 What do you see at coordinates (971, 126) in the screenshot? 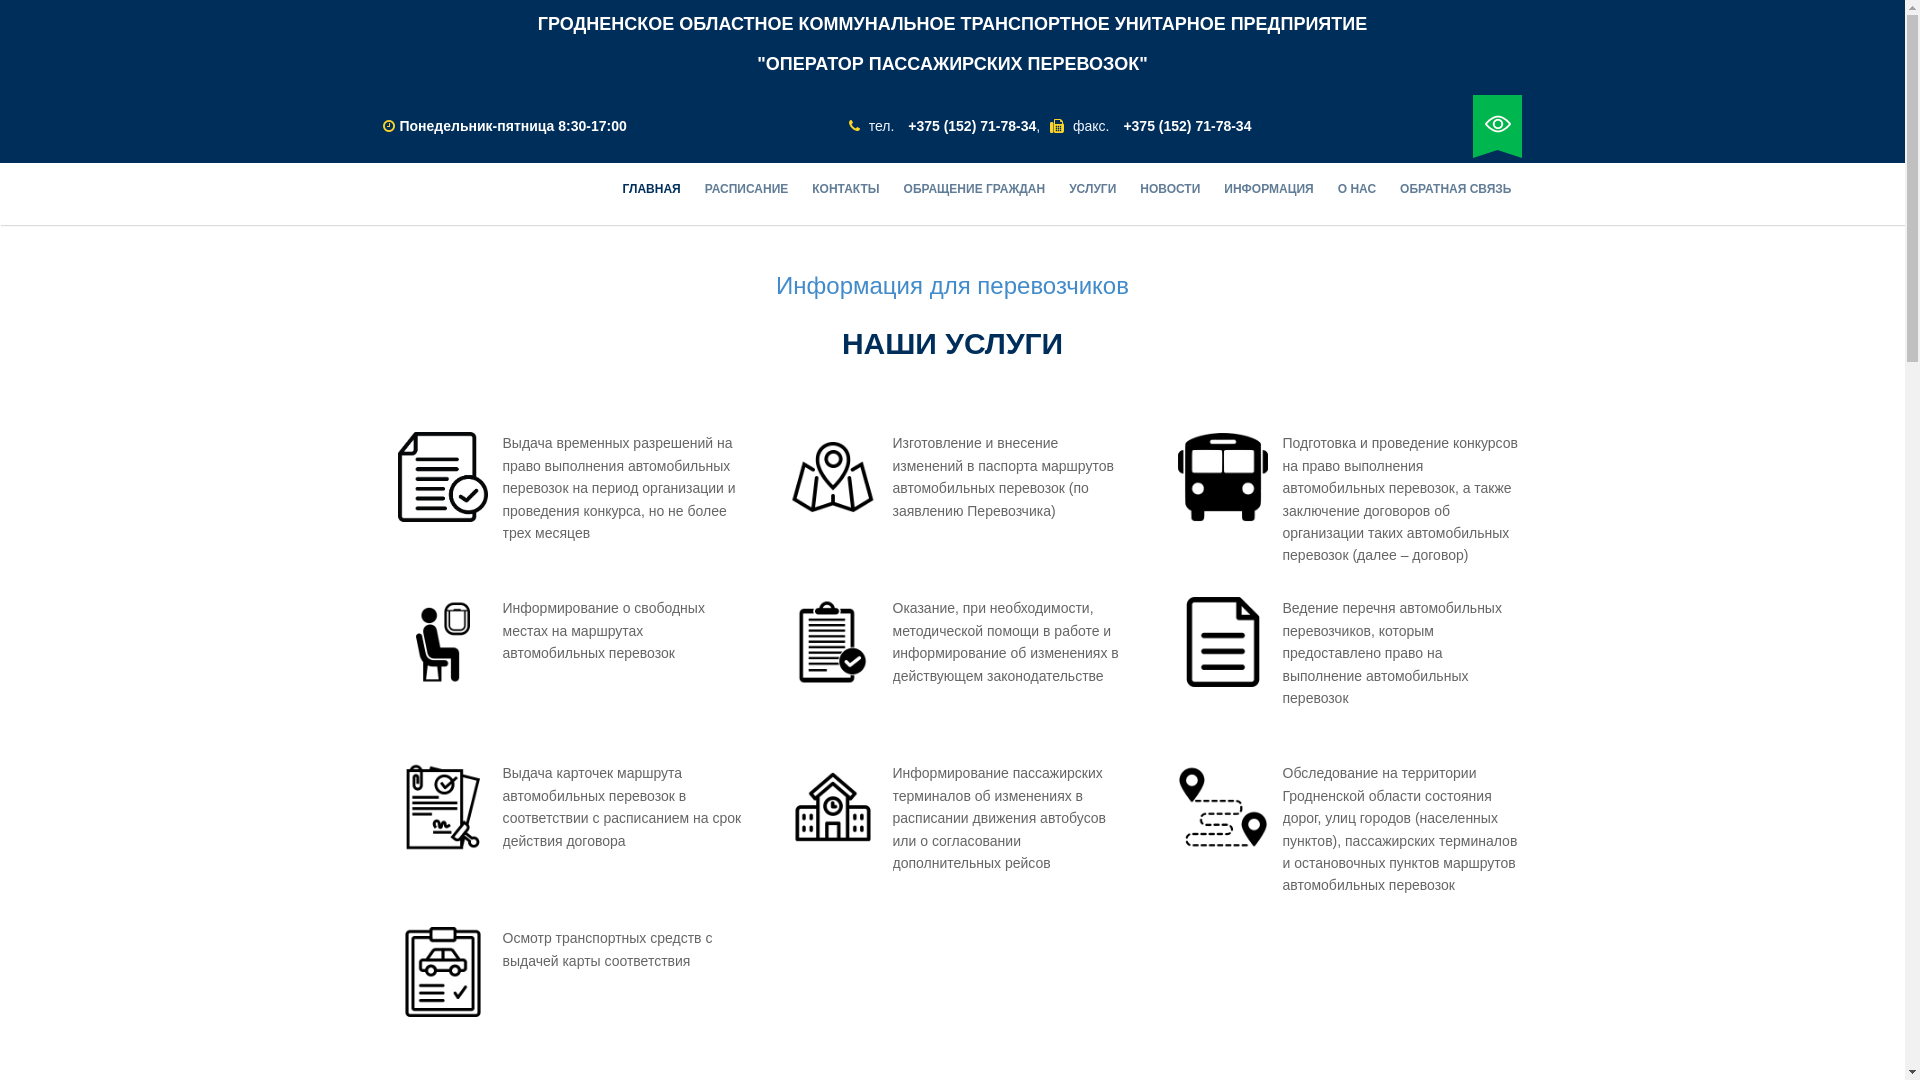
I see `'+375 (152) 71-78-34'` at bounding box center [971, 126].